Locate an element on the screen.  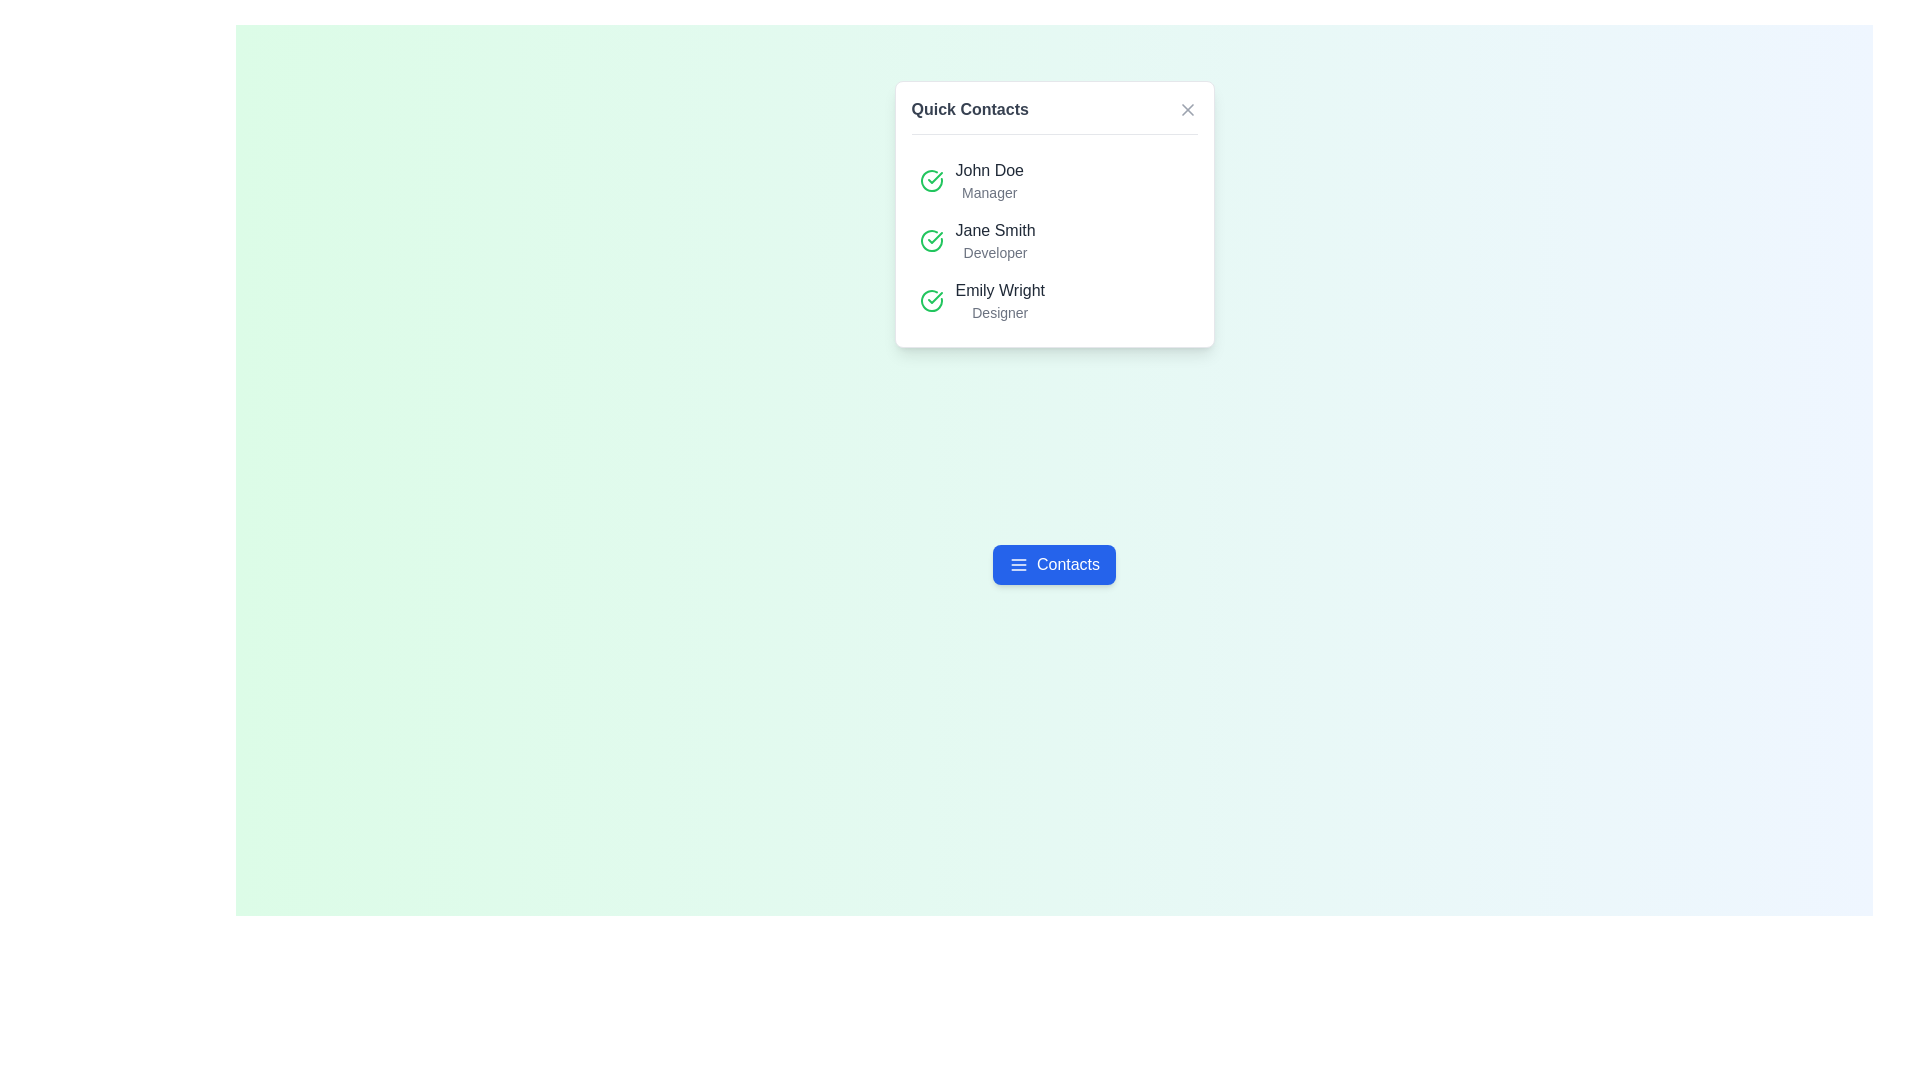
the text 'Emily Wright' is located at coordinates (999, 290).